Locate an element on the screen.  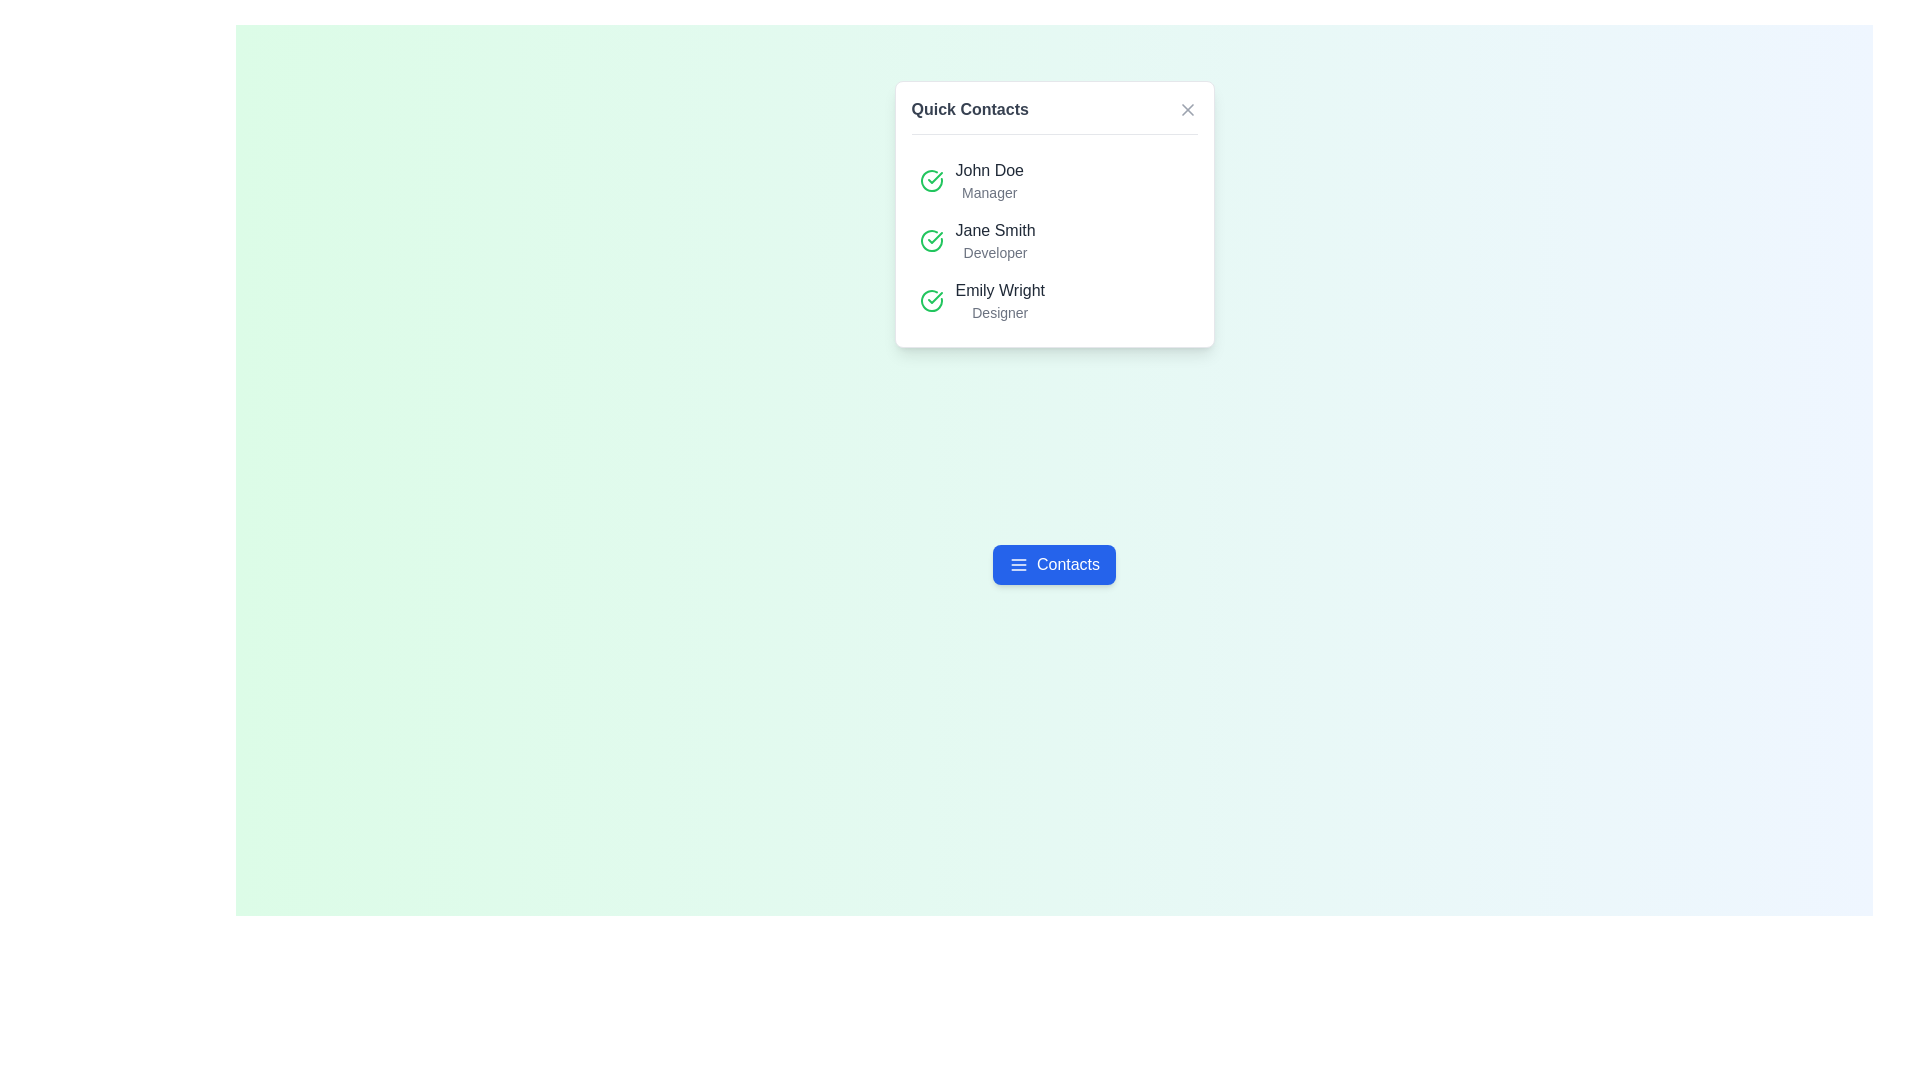
the text 'Emily Wright' is located at coordinates (999, 290).